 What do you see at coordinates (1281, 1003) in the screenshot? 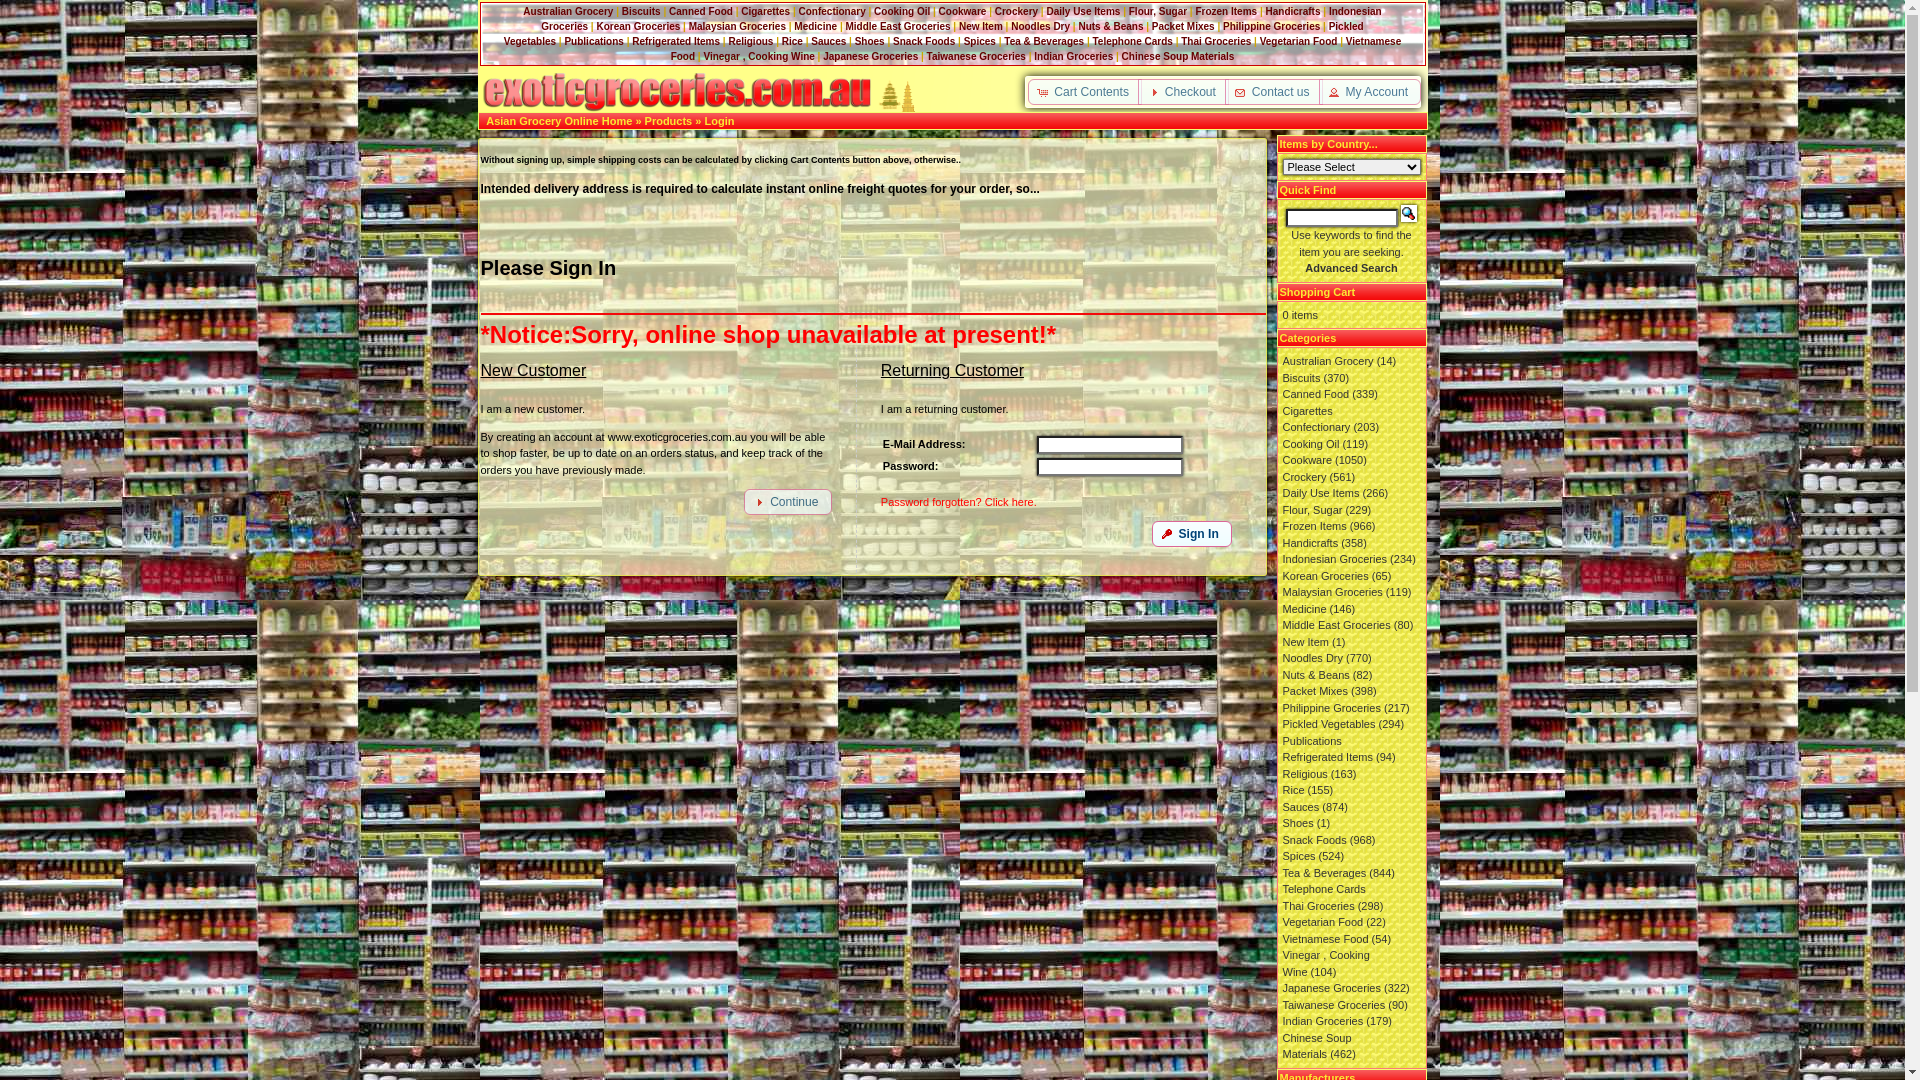
I see `'Taiwanese Groceries'` at bounding box center [1281, 1003].